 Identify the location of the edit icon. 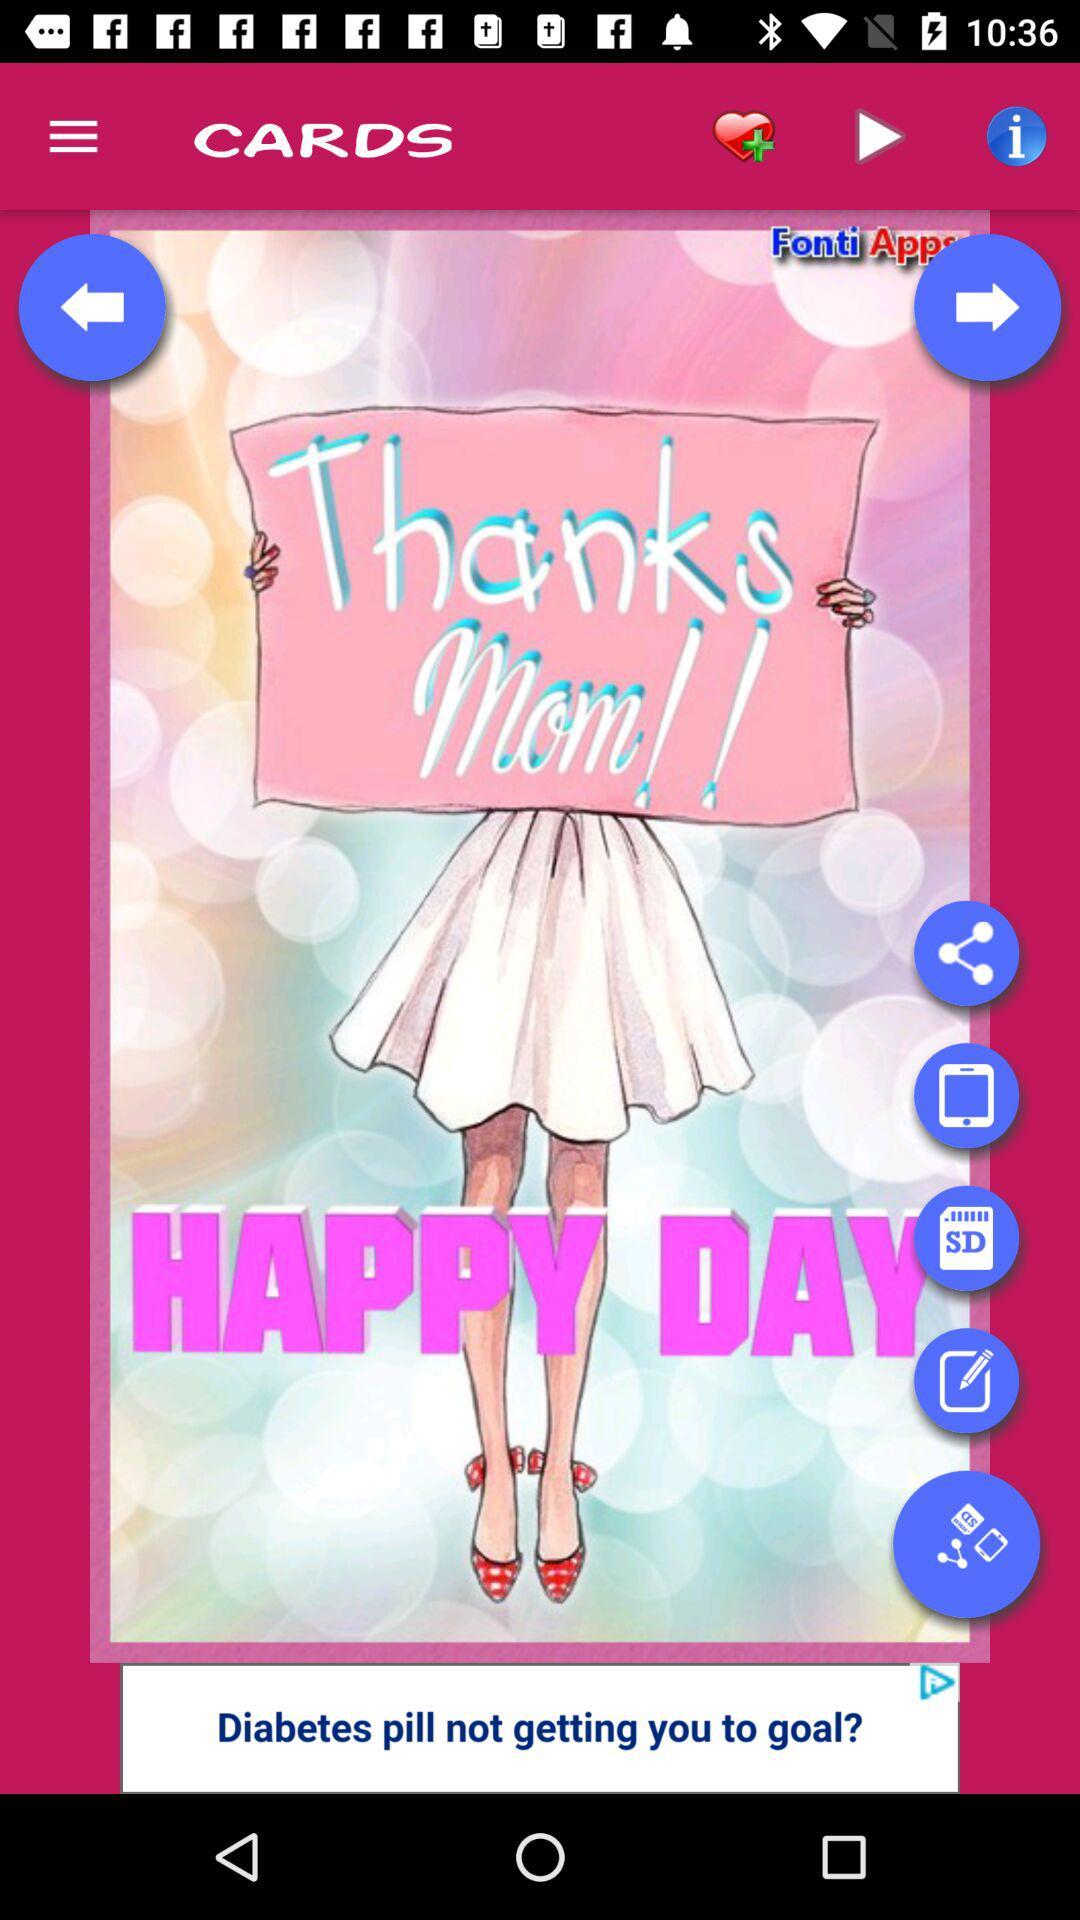
(965, 1379).